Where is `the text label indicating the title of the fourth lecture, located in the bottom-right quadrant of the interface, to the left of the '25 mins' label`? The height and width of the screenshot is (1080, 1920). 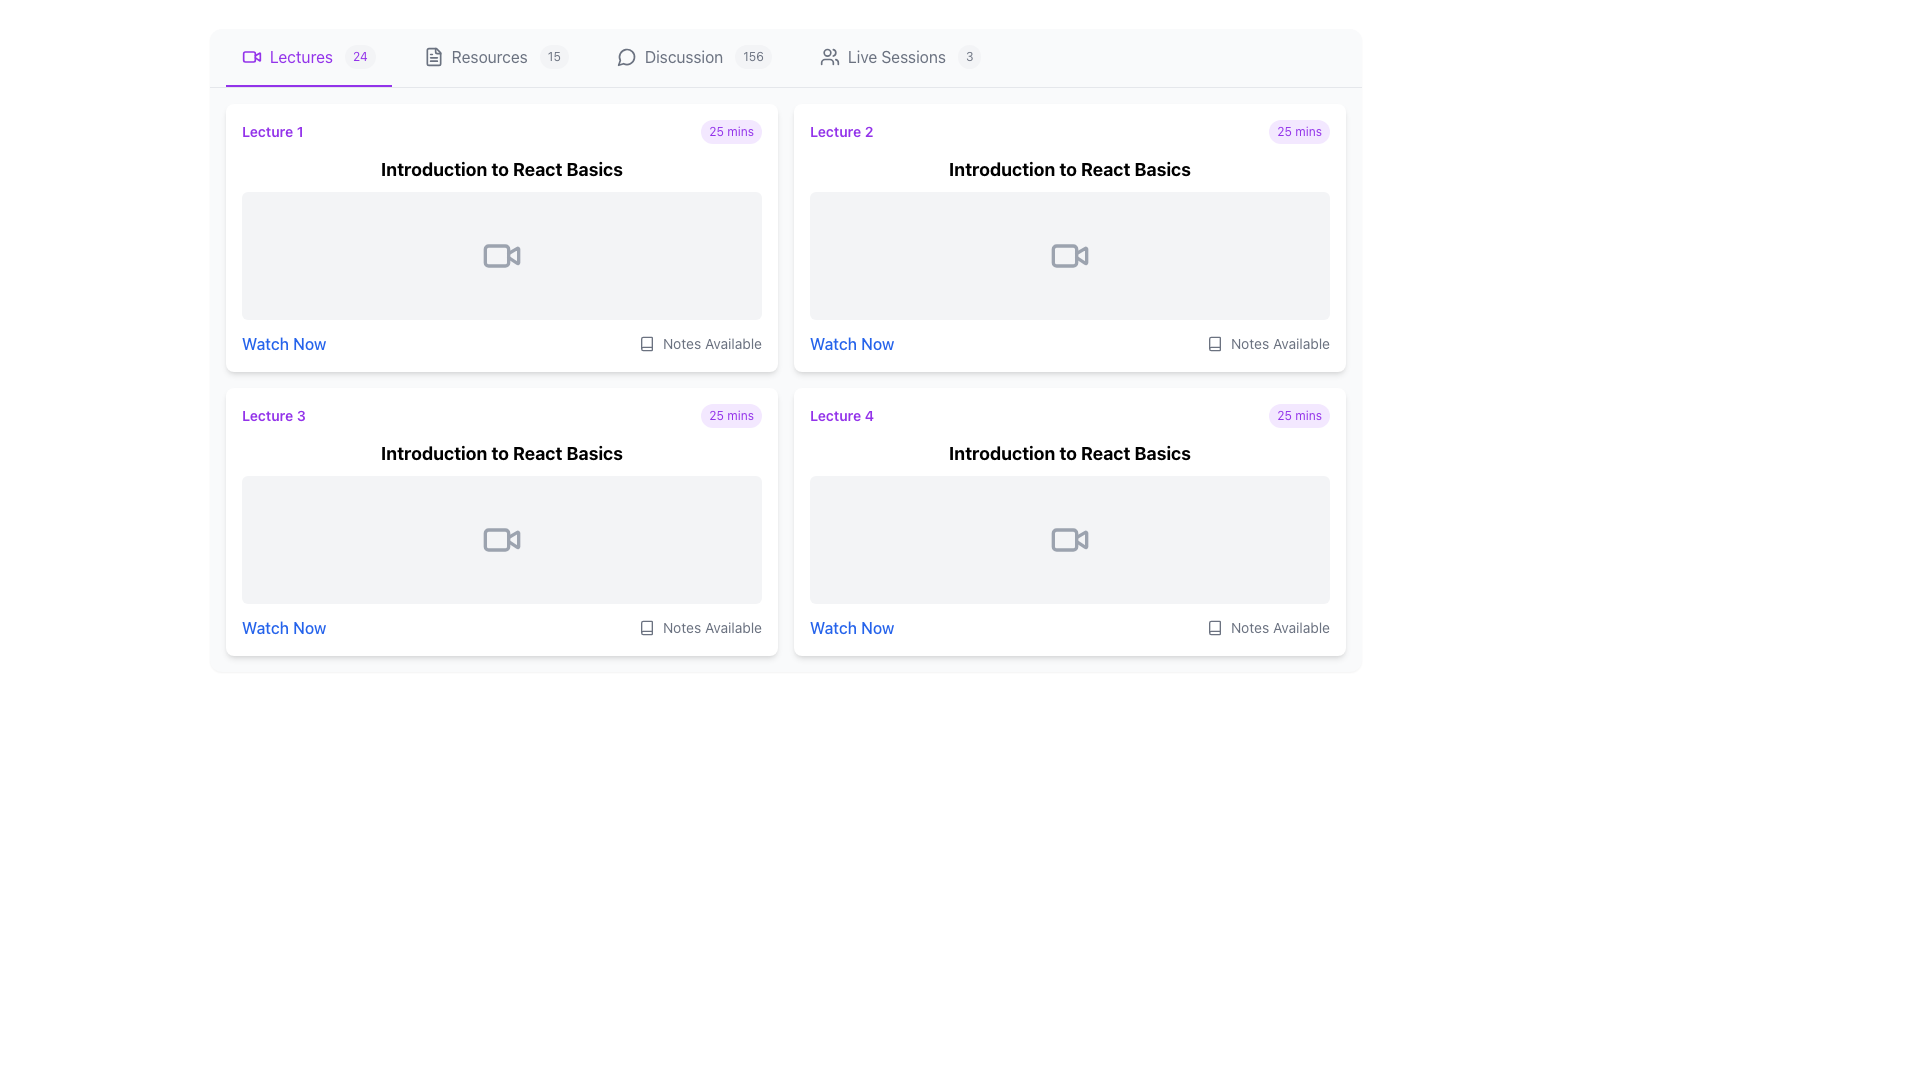 the text label indicating the title of the fourth lecture, located in the bottom-right quadrant of the interface, to the left of the '25 mins' label is located at coordinates (842, 415).